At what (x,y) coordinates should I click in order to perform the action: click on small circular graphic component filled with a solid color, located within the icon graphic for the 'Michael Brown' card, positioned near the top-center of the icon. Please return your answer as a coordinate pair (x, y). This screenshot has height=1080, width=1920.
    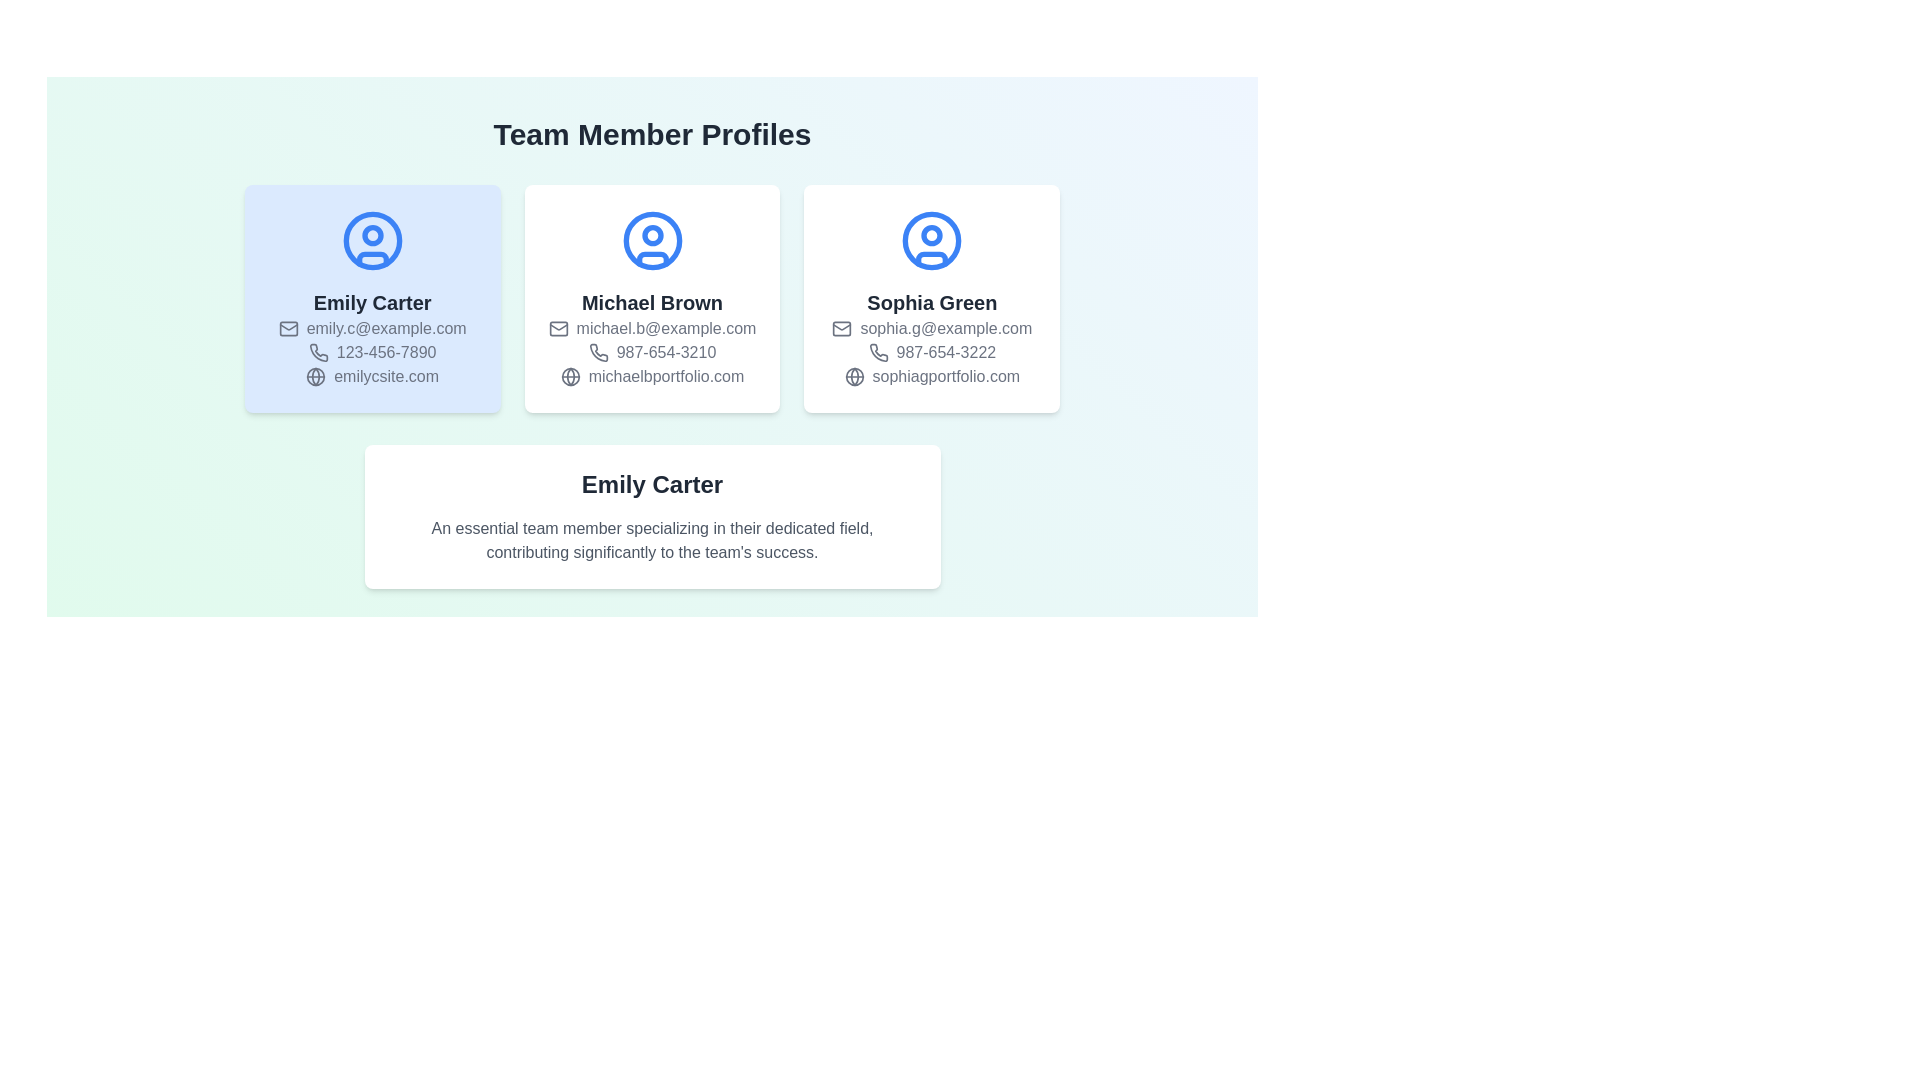
    Looking at the image, I should click on (652, 234).